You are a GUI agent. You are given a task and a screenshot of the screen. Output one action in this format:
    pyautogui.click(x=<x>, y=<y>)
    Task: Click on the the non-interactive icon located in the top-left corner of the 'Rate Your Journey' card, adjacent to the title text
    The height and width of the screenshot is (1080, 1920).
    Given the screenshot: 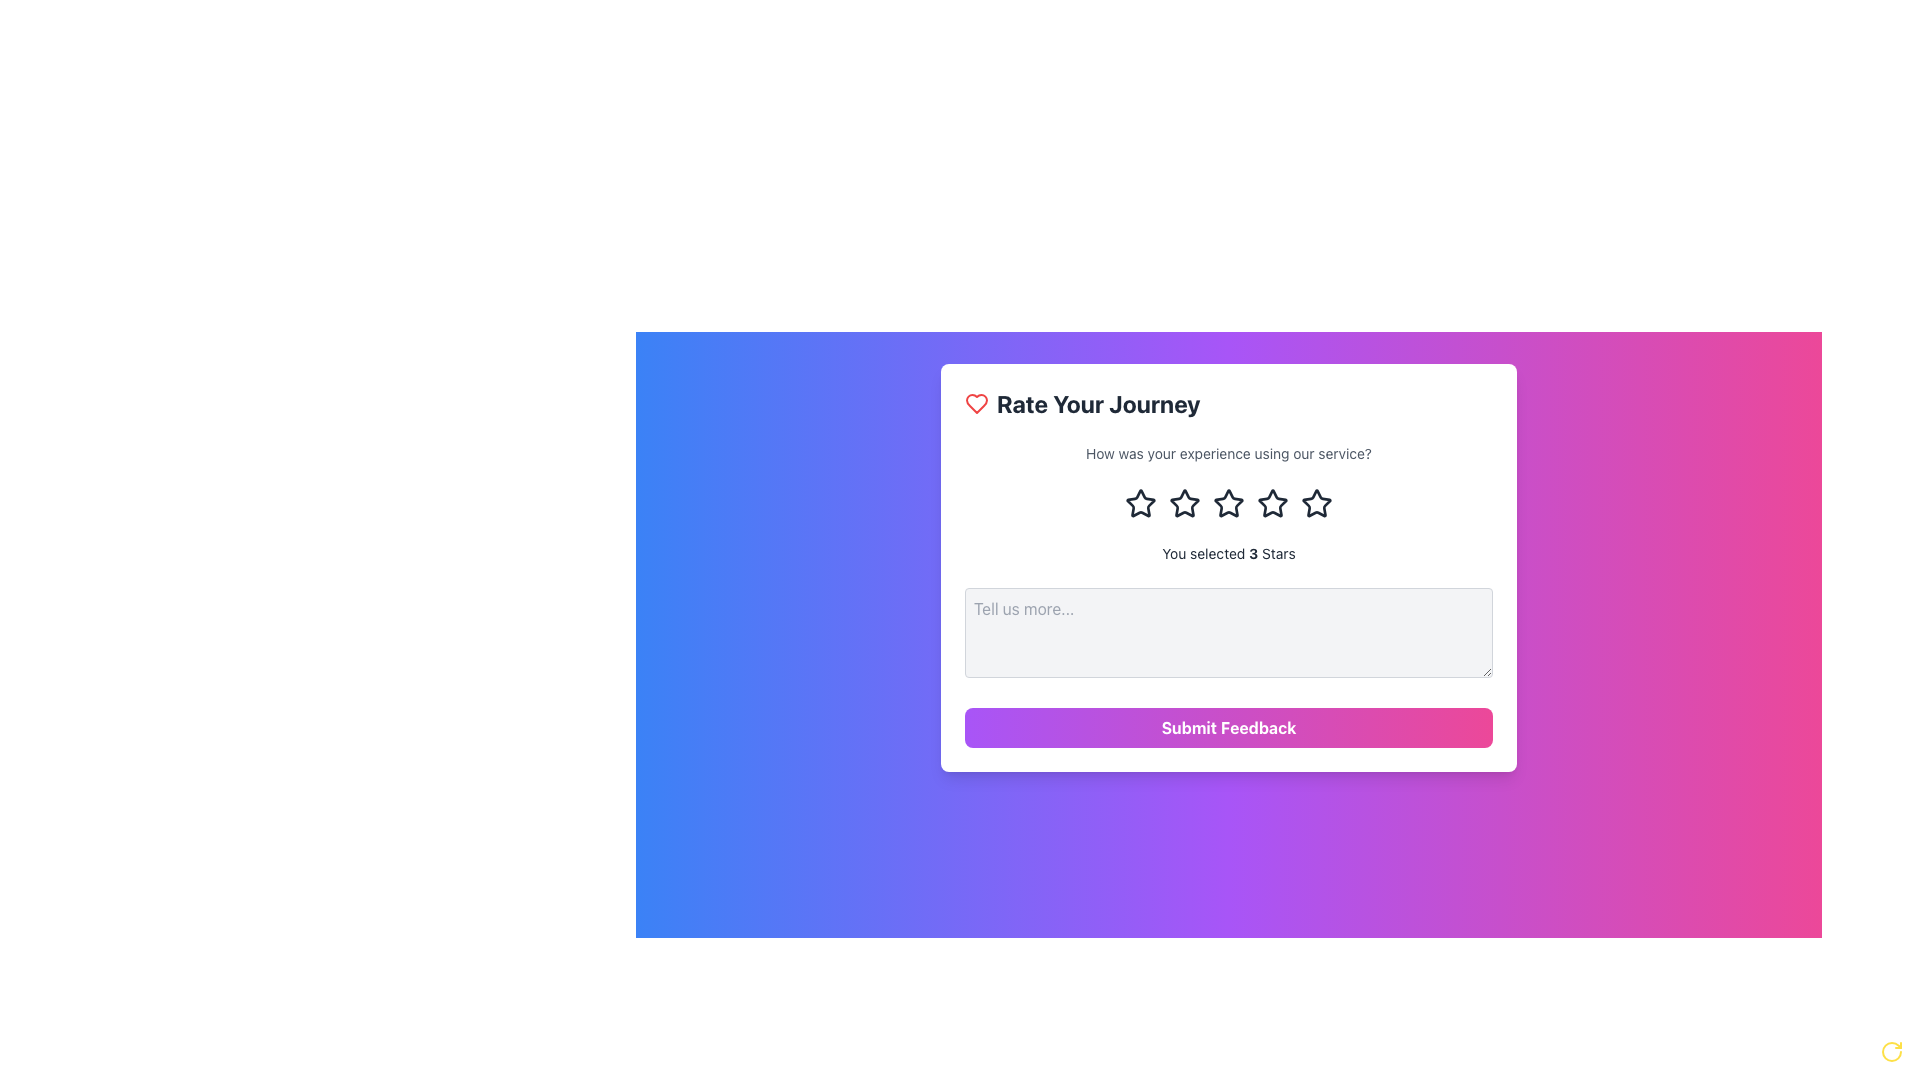 What is the action you would take?
    pyautogui.click(x=977, y=404)
    